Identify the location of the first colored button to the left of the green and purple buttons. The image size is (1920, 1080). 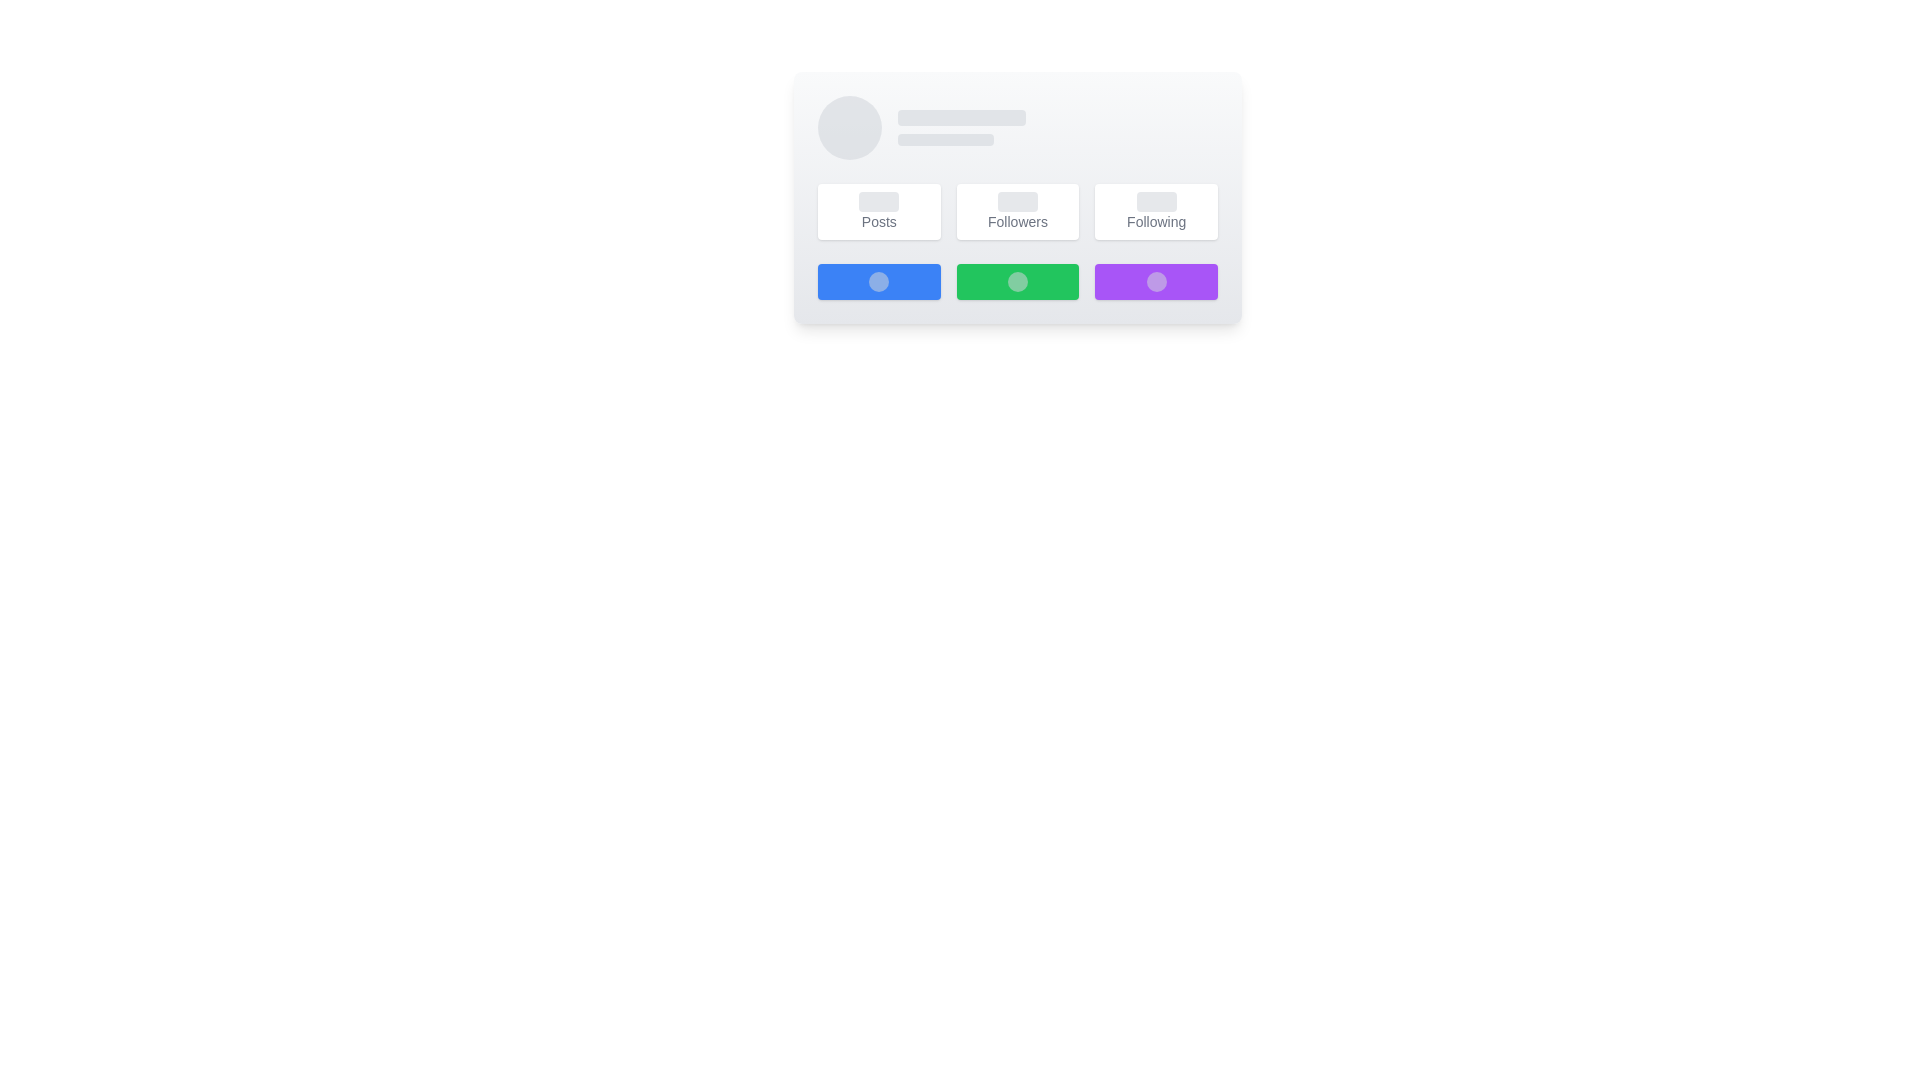
(879, 281).